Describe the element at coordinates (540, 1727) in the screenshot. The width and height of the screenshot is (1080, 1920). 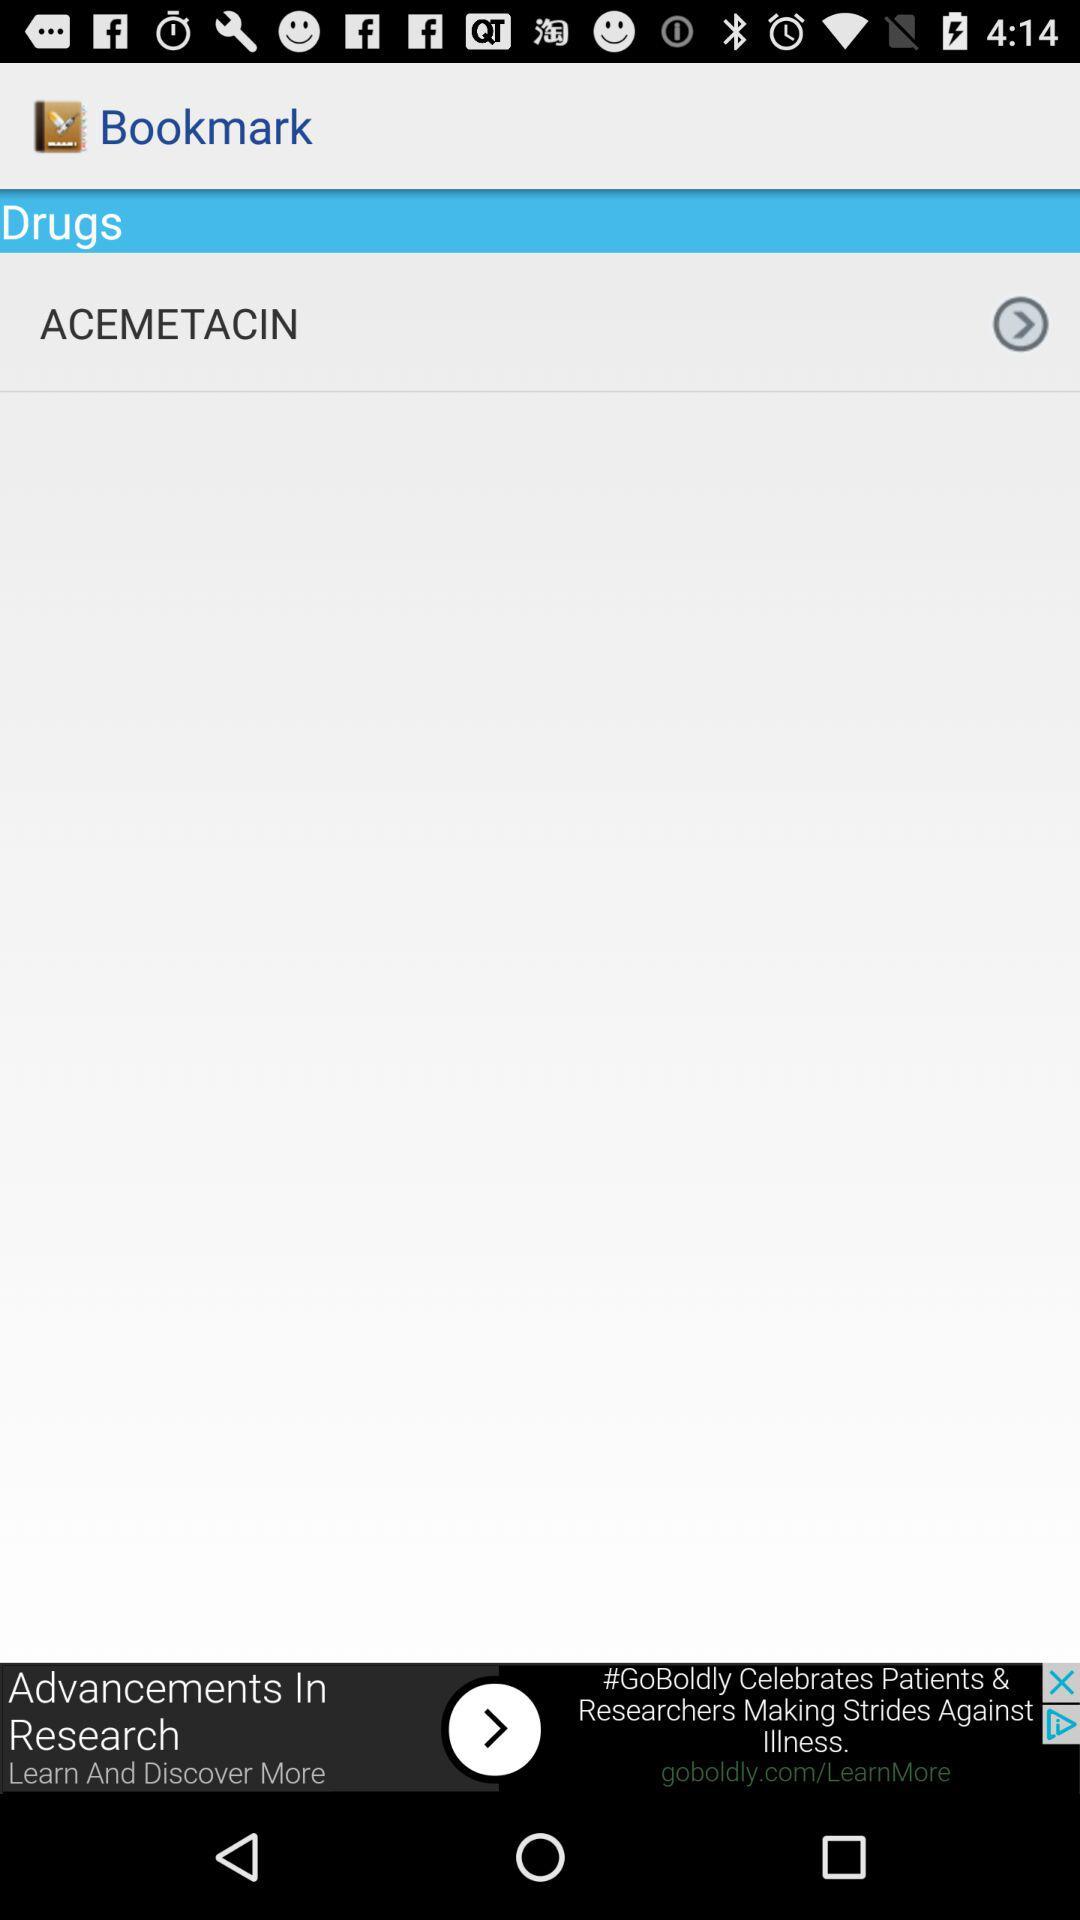
I see `announcement` at that location.